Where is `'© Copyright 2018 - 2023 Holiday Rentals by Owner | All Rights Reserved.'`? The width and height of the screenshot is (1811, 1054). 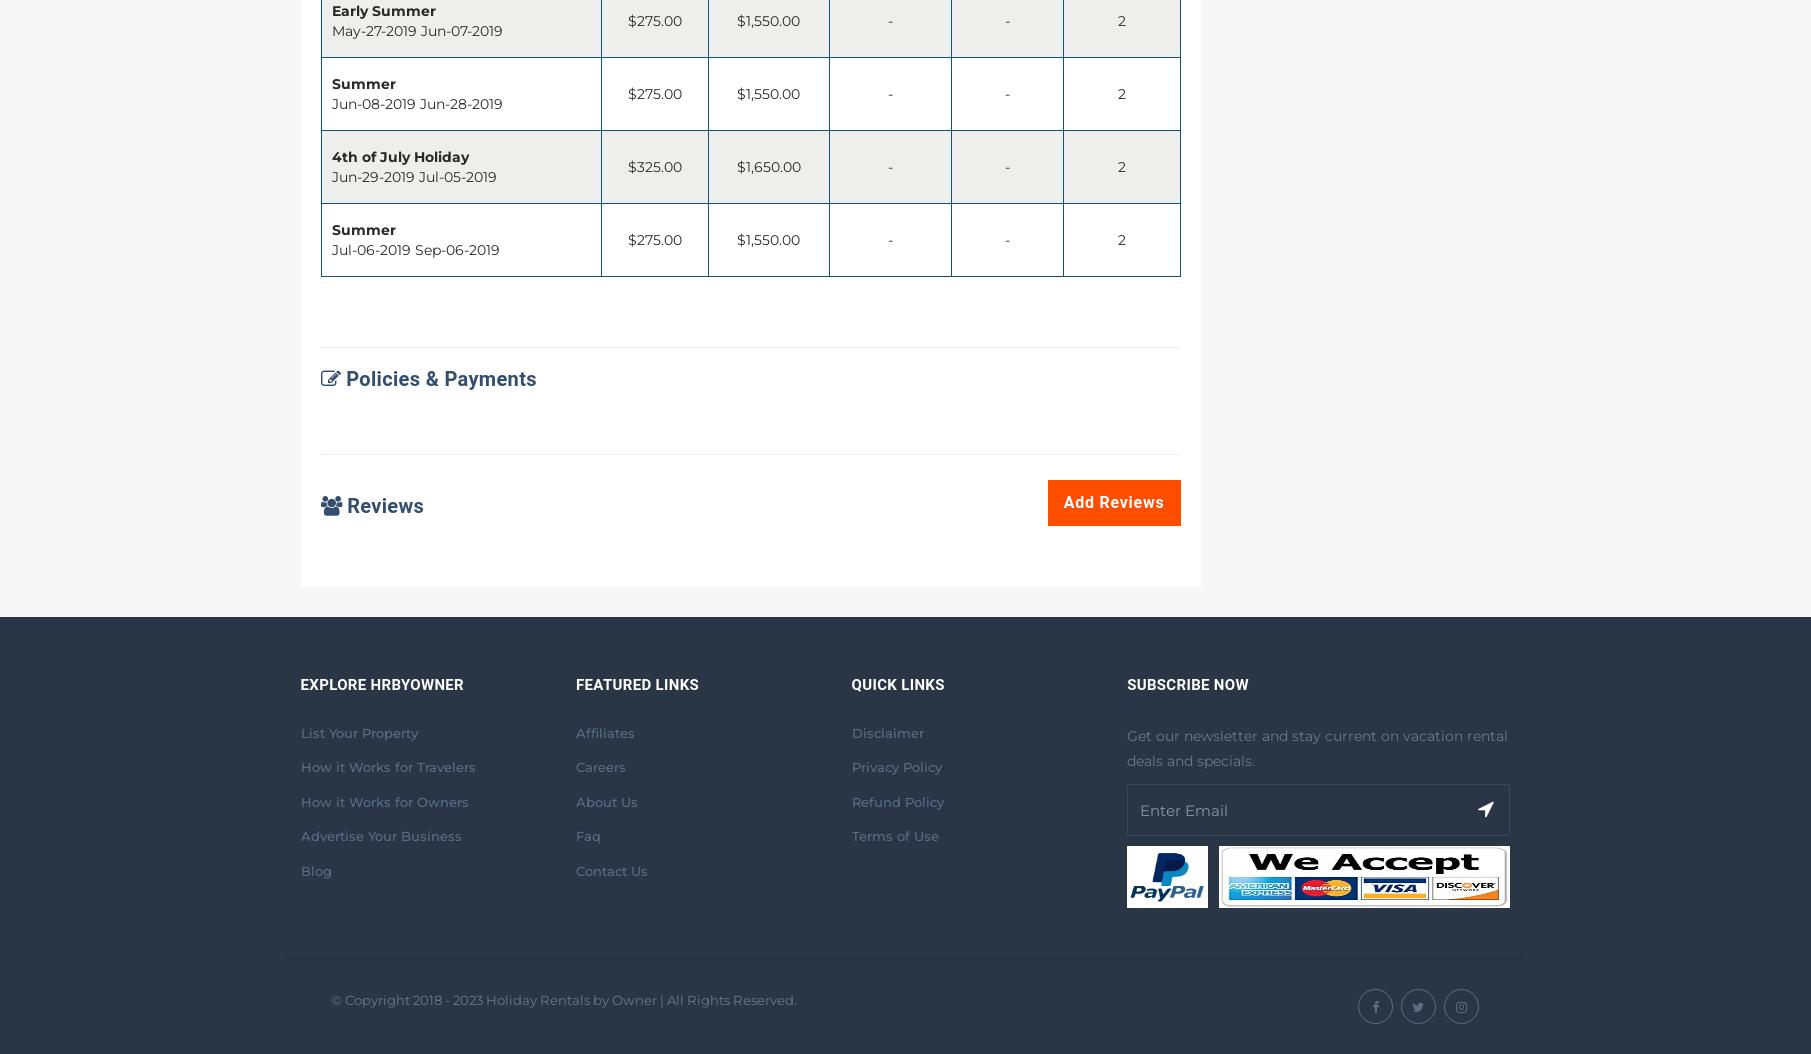
'© Copyright 2018 - 2023 Holiday Rentals by Owner | All Rights Reserved.' is located at coordinates (562, 1000).